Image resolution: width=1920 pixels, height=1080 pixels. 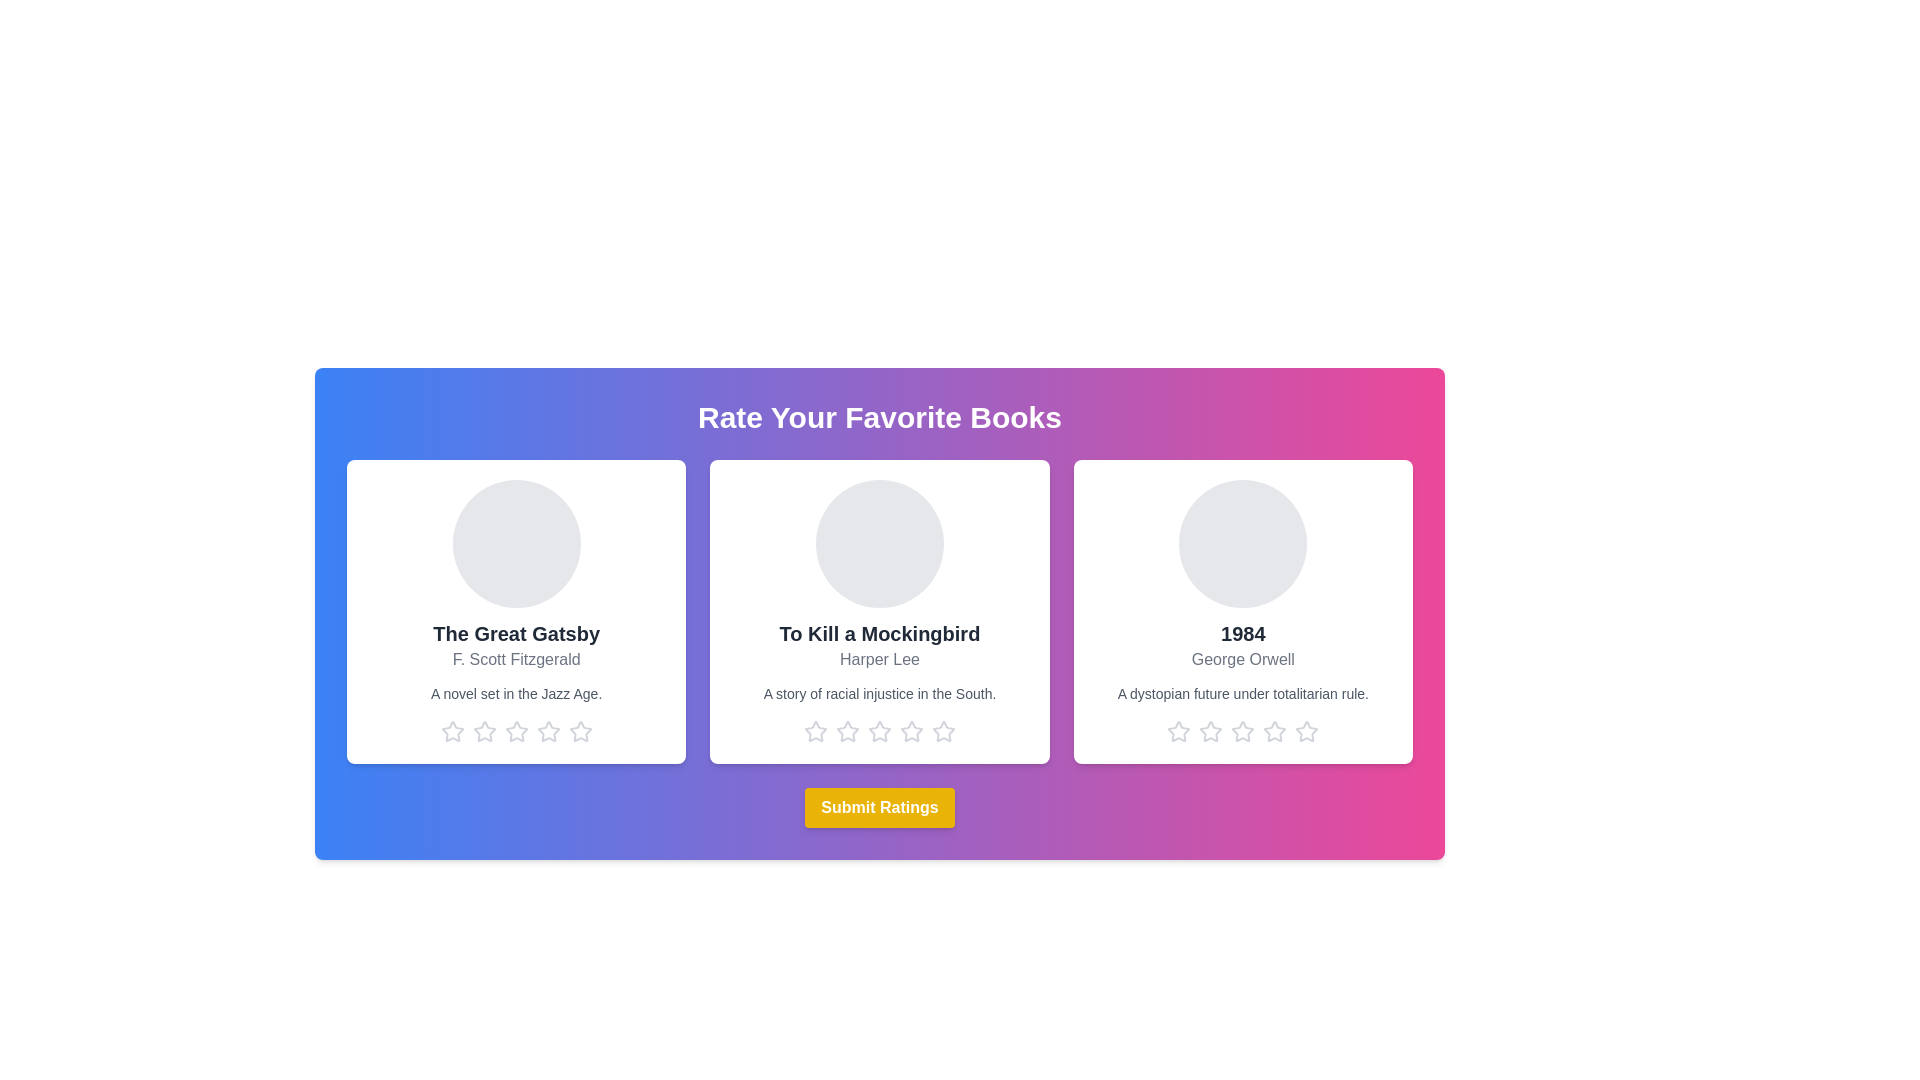 I want to click on the star corresponding to 3 stars for the book titled The Great Gatsby, so click(x=516, y=732).